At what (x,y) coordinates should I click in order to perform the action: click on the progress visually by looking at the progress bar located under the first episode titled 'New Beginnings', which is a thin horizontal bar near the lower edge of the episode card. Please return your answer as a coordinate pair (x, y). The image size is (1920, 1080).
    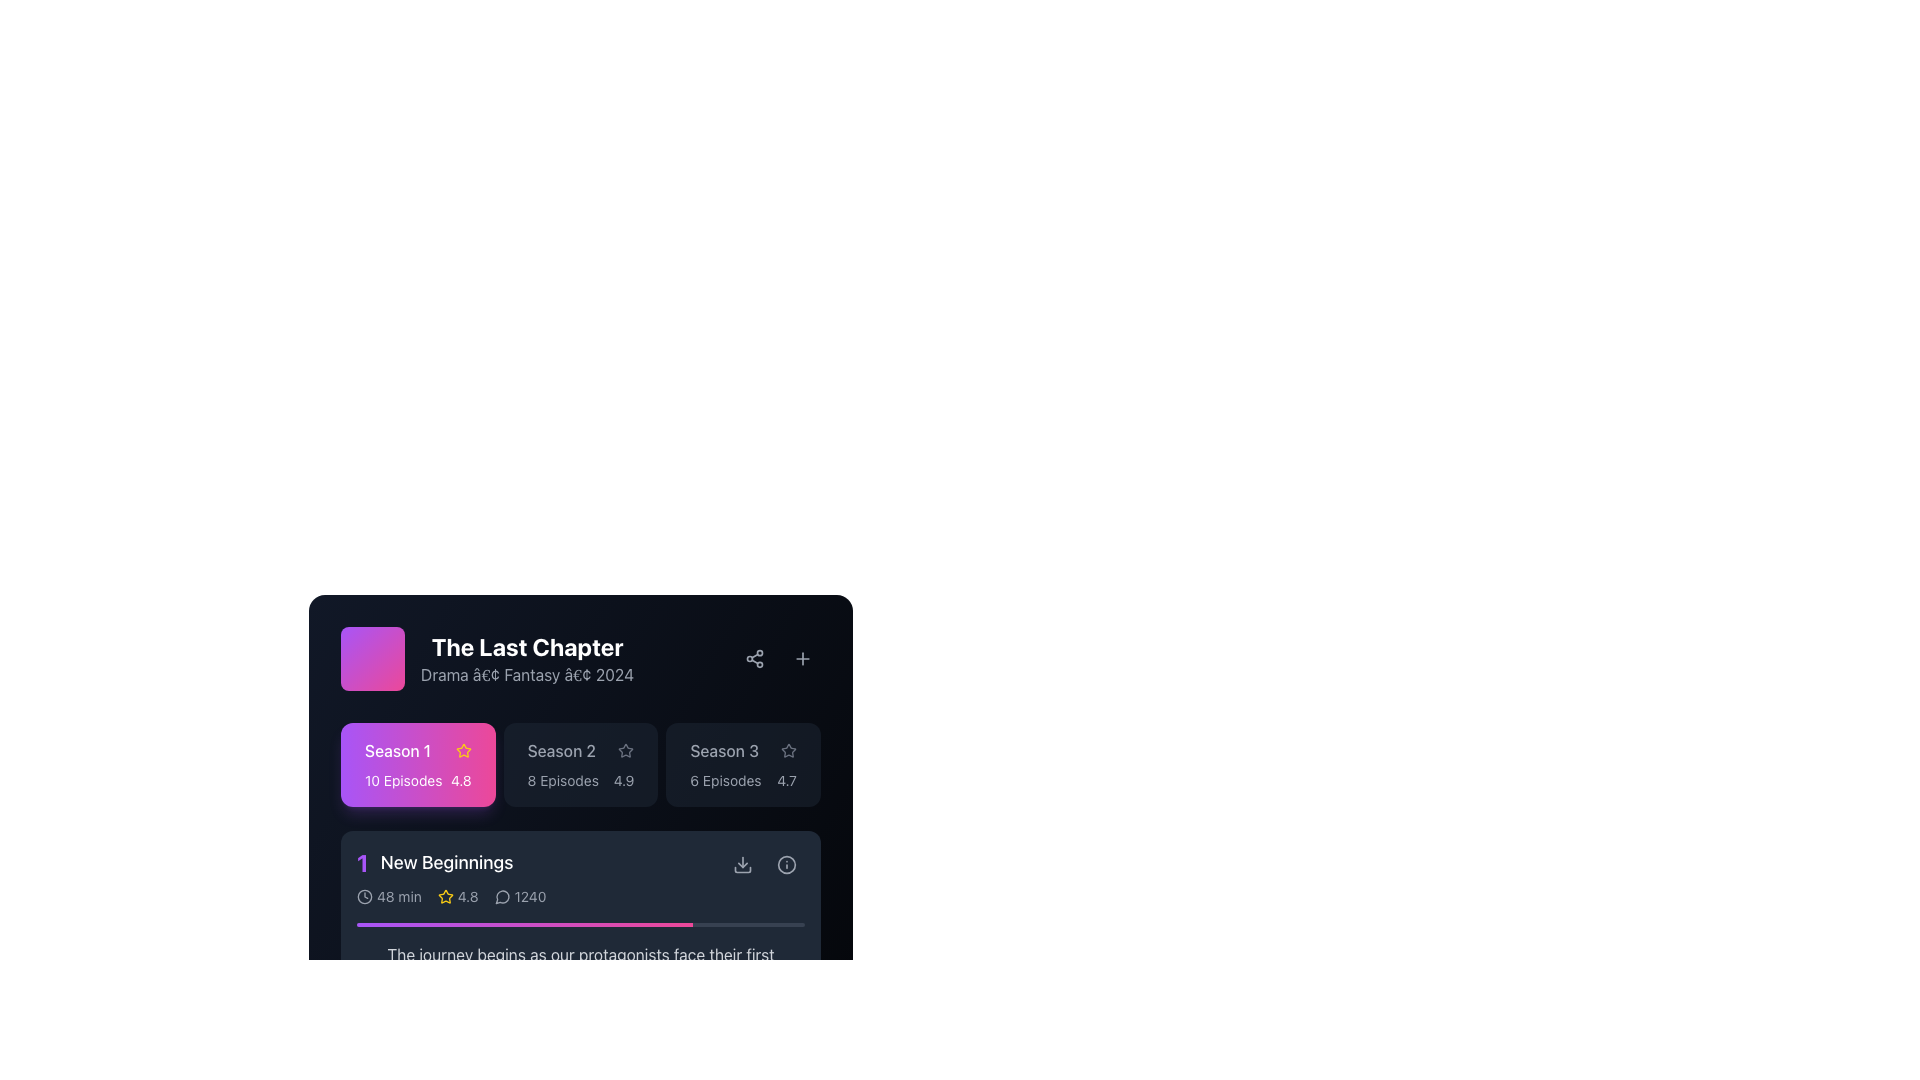
    Looking at the image, I should click on (579, 925).